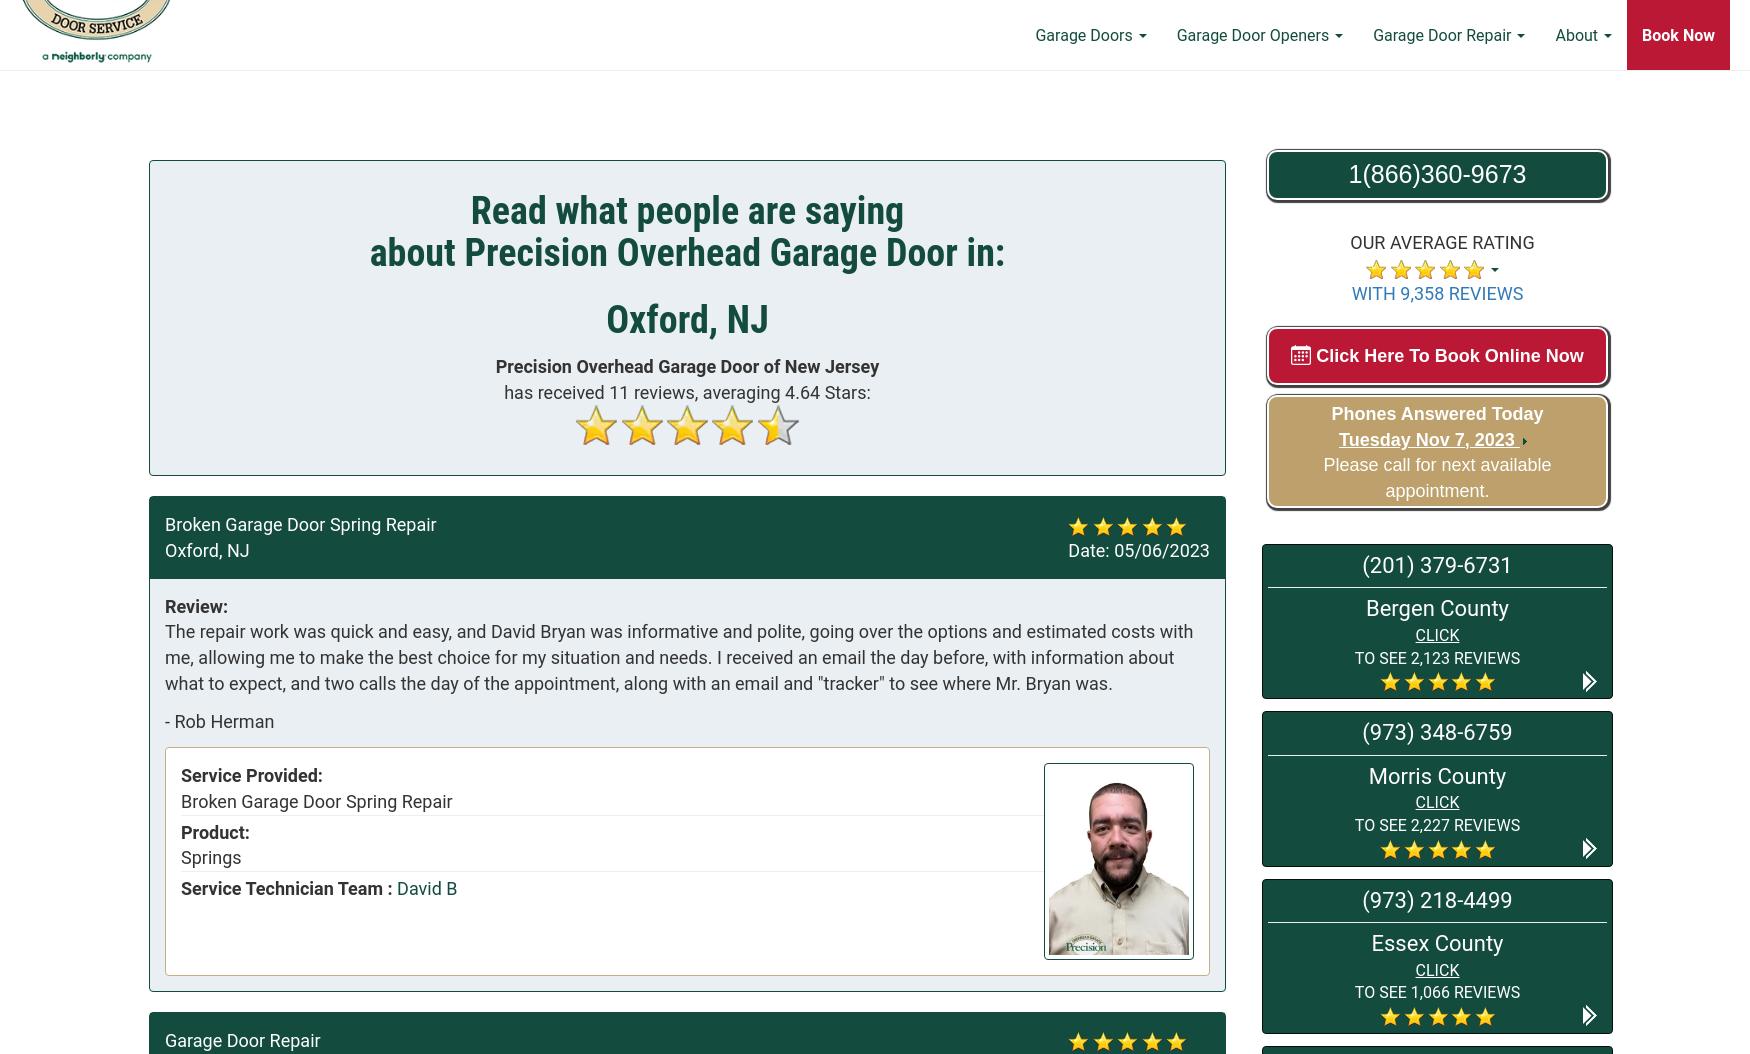 The image size is (1750, 1054). Describe the element at coordinates (1493, 34) in the screenshot. I see `'Learning Center'` at that location.